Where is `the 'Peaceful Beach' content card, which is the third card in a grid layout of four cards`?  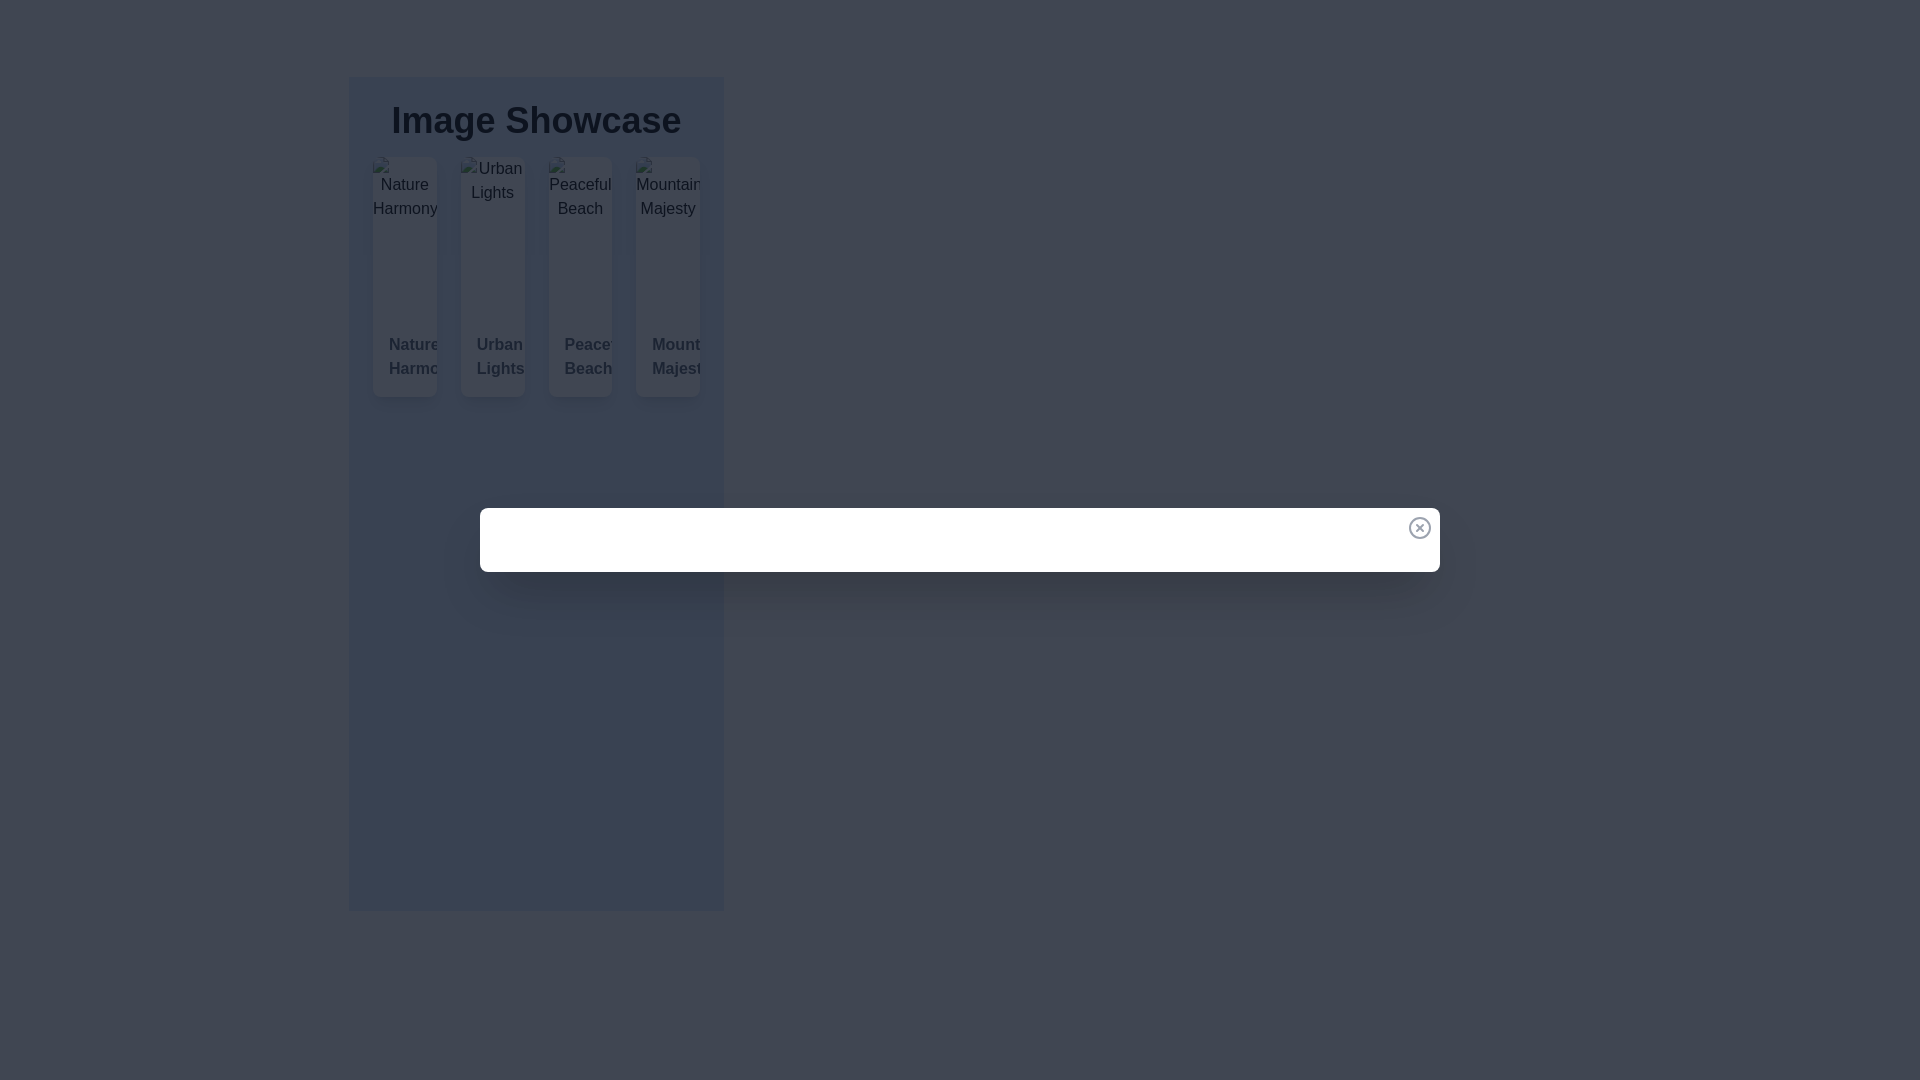 the 'Peaceful Beach' content card, which is the third card in a grid layout of four cards is located at coordinates (579, 277).